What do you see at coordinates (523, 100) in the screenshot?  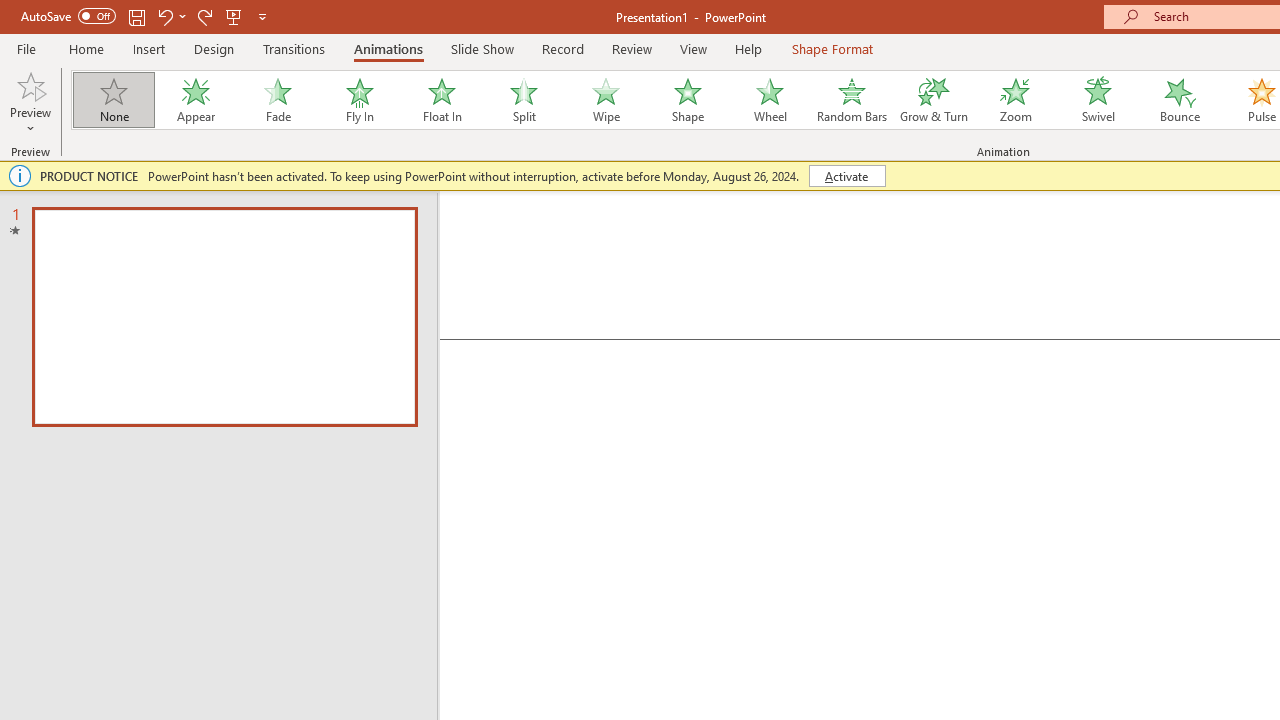 I see `'Split'` at bounding box center [523, 100].